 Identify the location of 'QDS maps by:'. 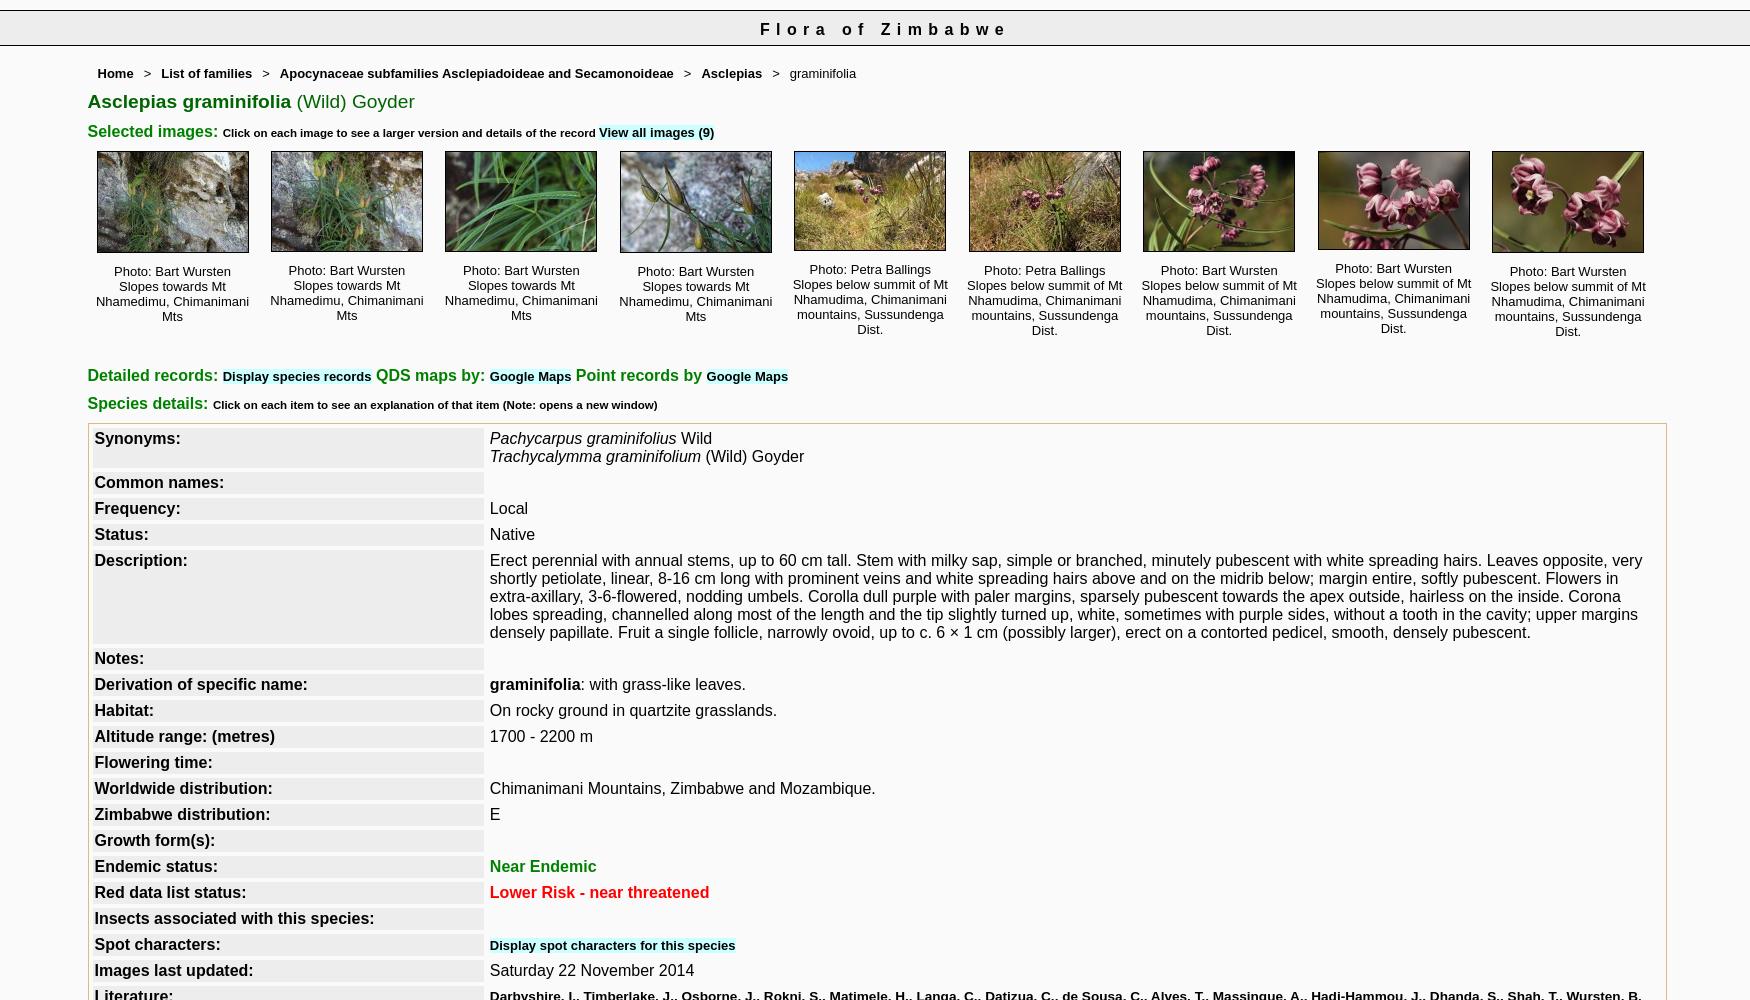
(428, 375).